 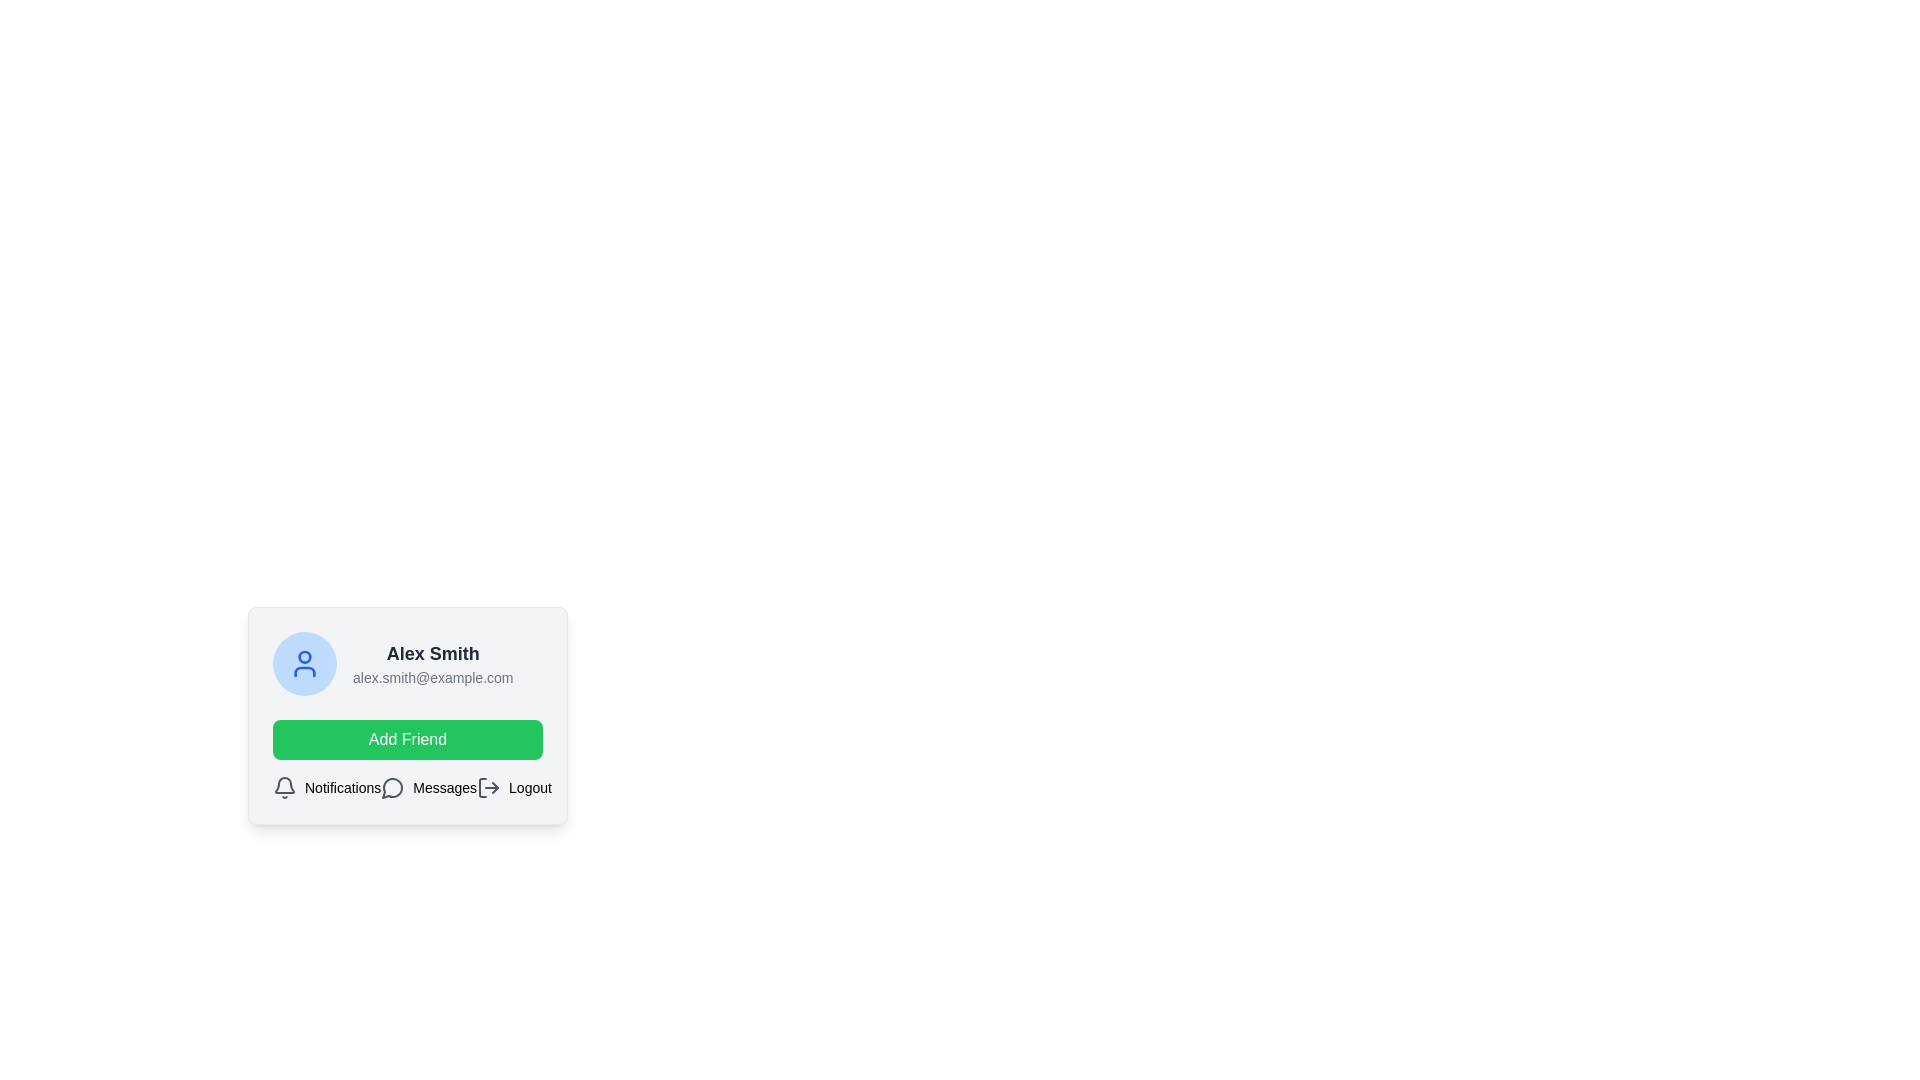 What do you see at coordinates (407, 740) in the screenshot?
I see `the 'Add Friend' button located in the user profile card component, which is positioned beneath the user information and above the navigation section` at bounding box center [407, 740].